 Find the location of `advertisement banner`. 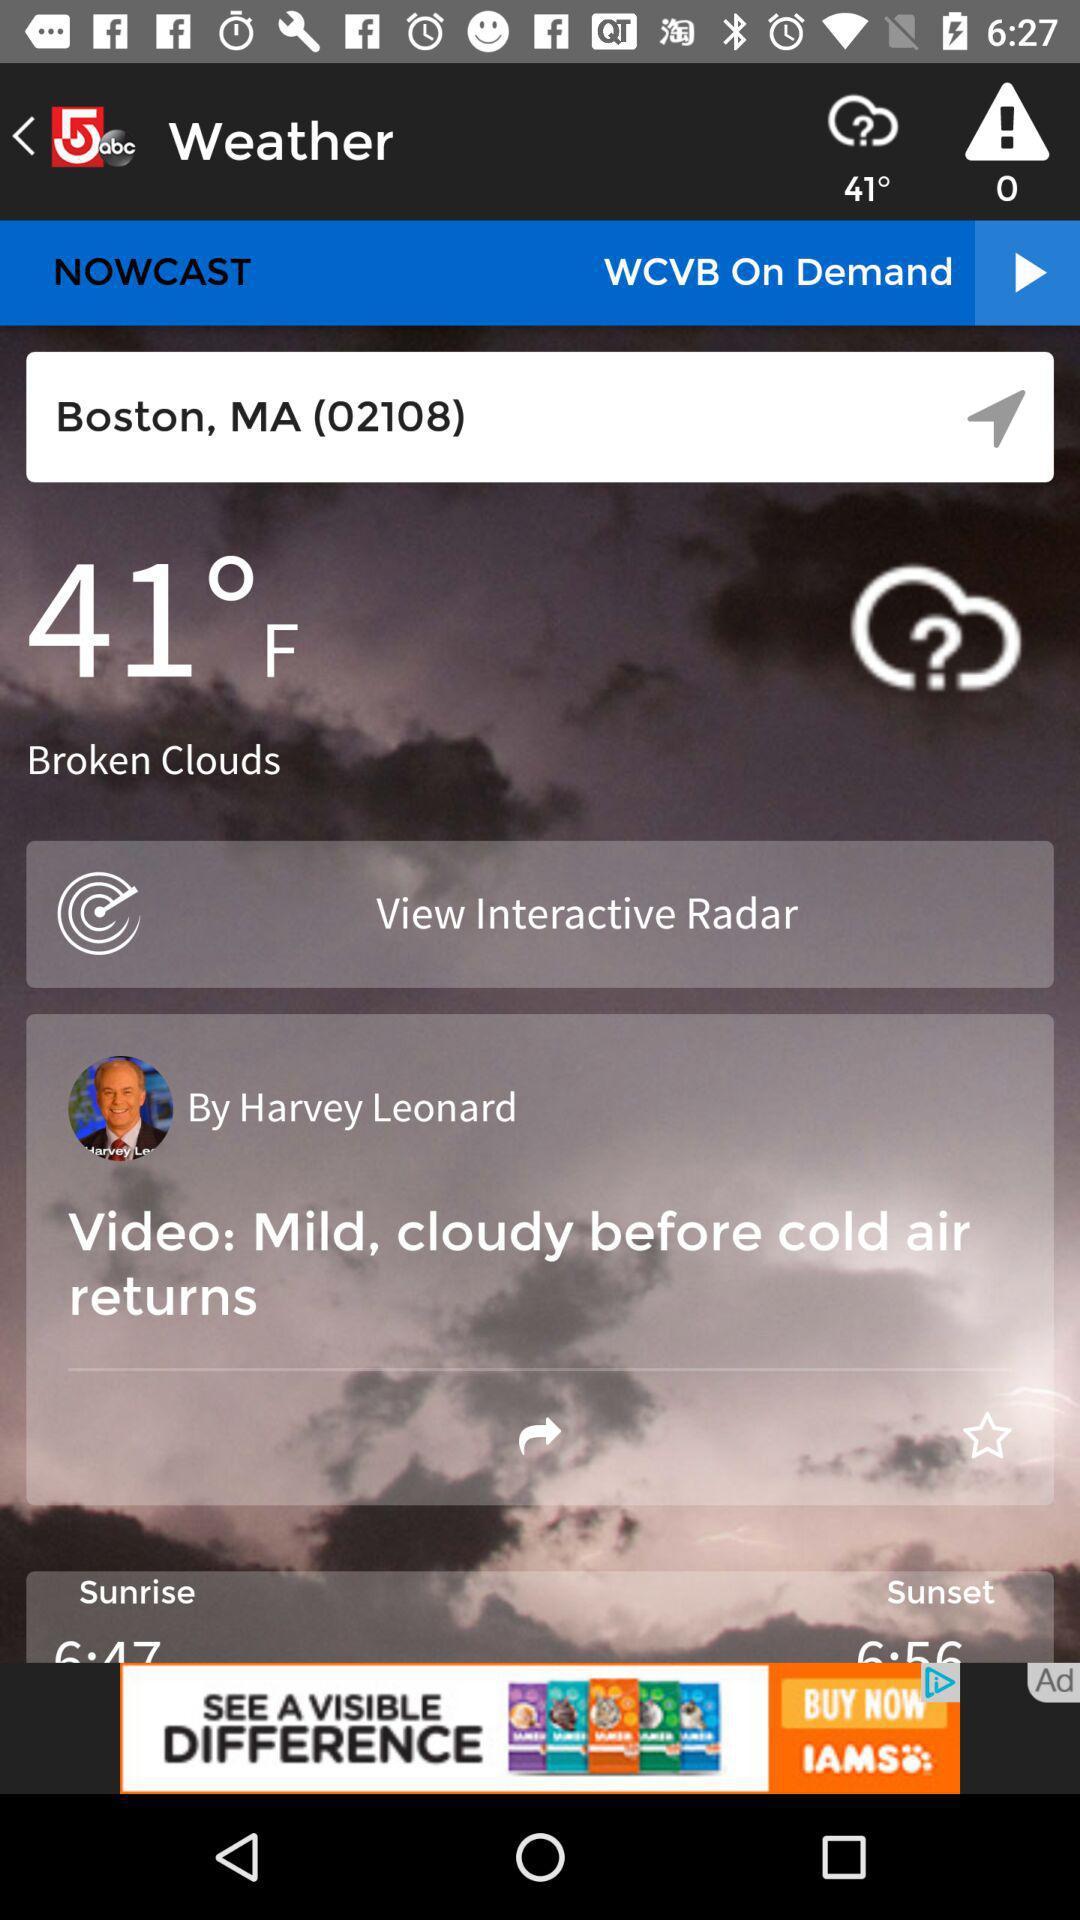

advertisement banner is located at coordinates (540, 1727).